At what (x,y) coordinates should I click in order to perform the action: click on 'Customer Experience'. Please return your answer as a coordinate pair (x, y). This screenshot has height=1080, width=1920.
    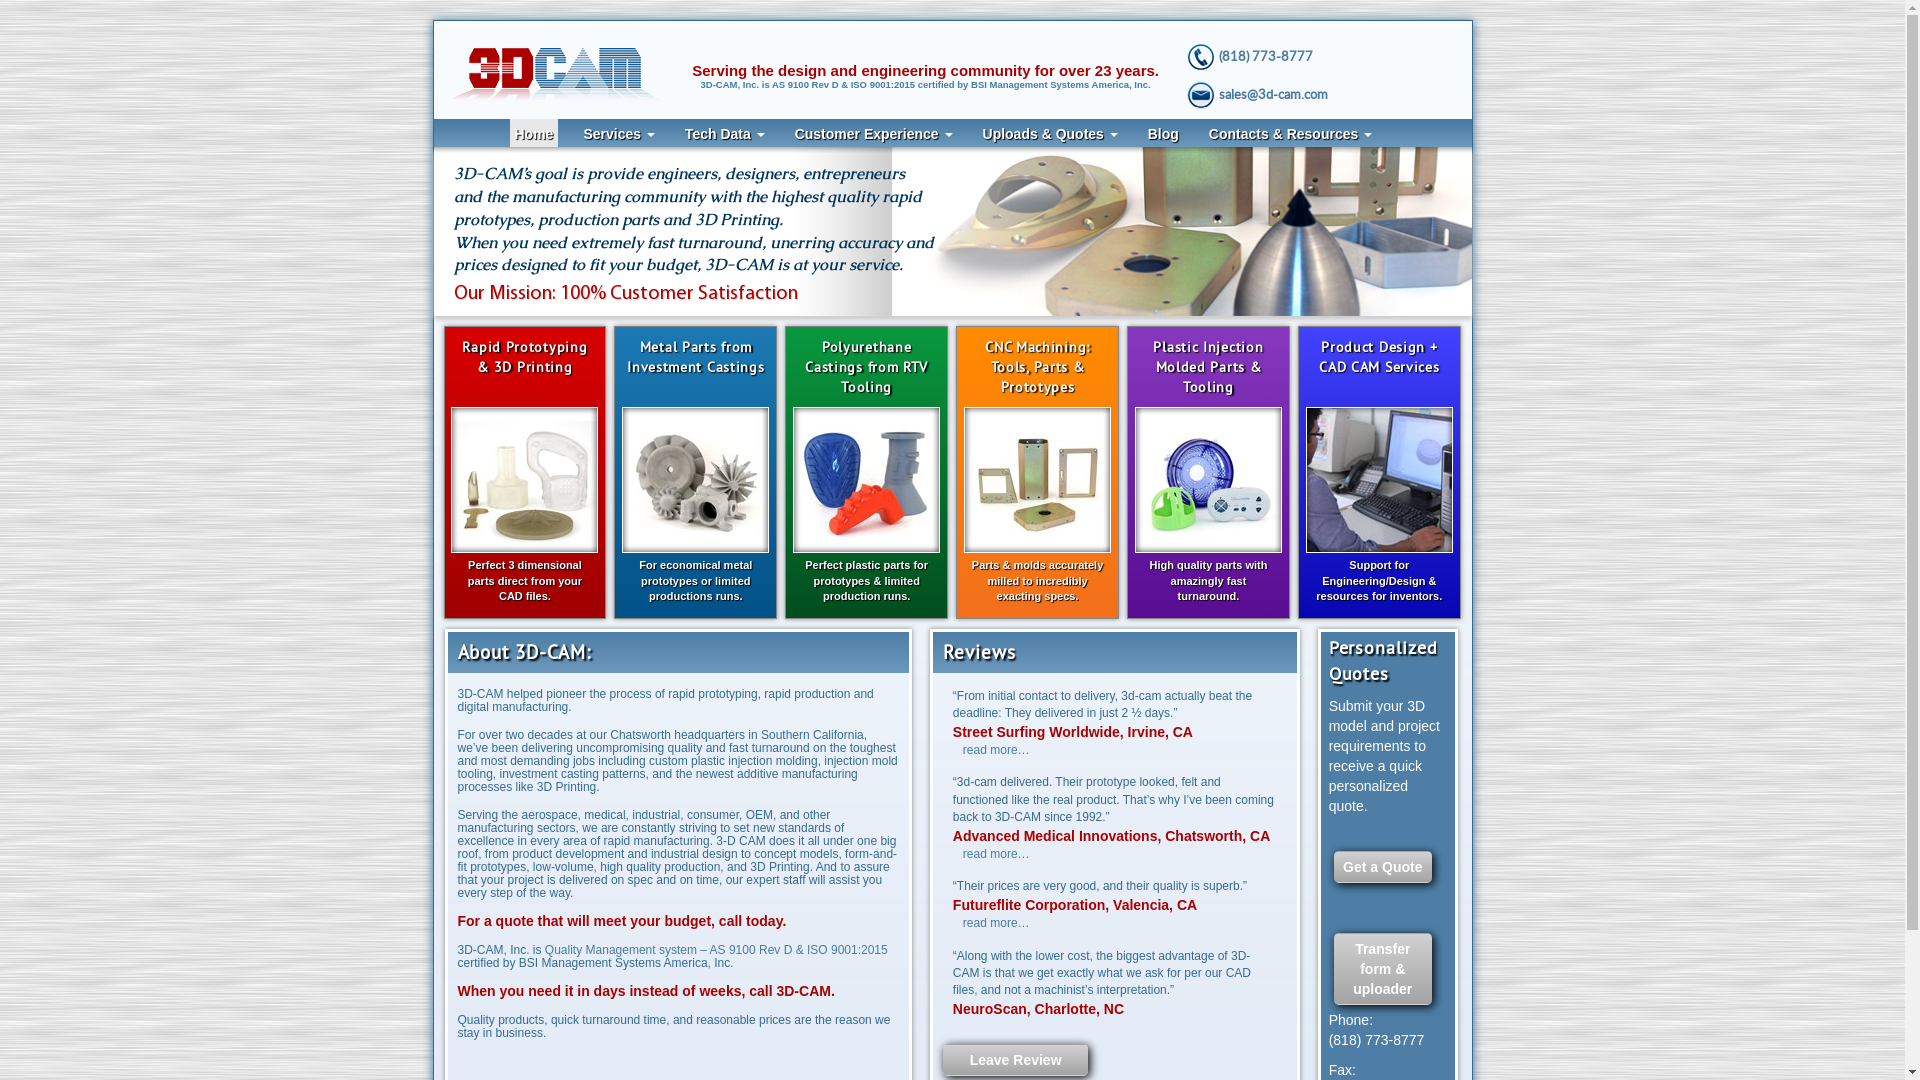
    Looking at the image, I should click on (873, 132).